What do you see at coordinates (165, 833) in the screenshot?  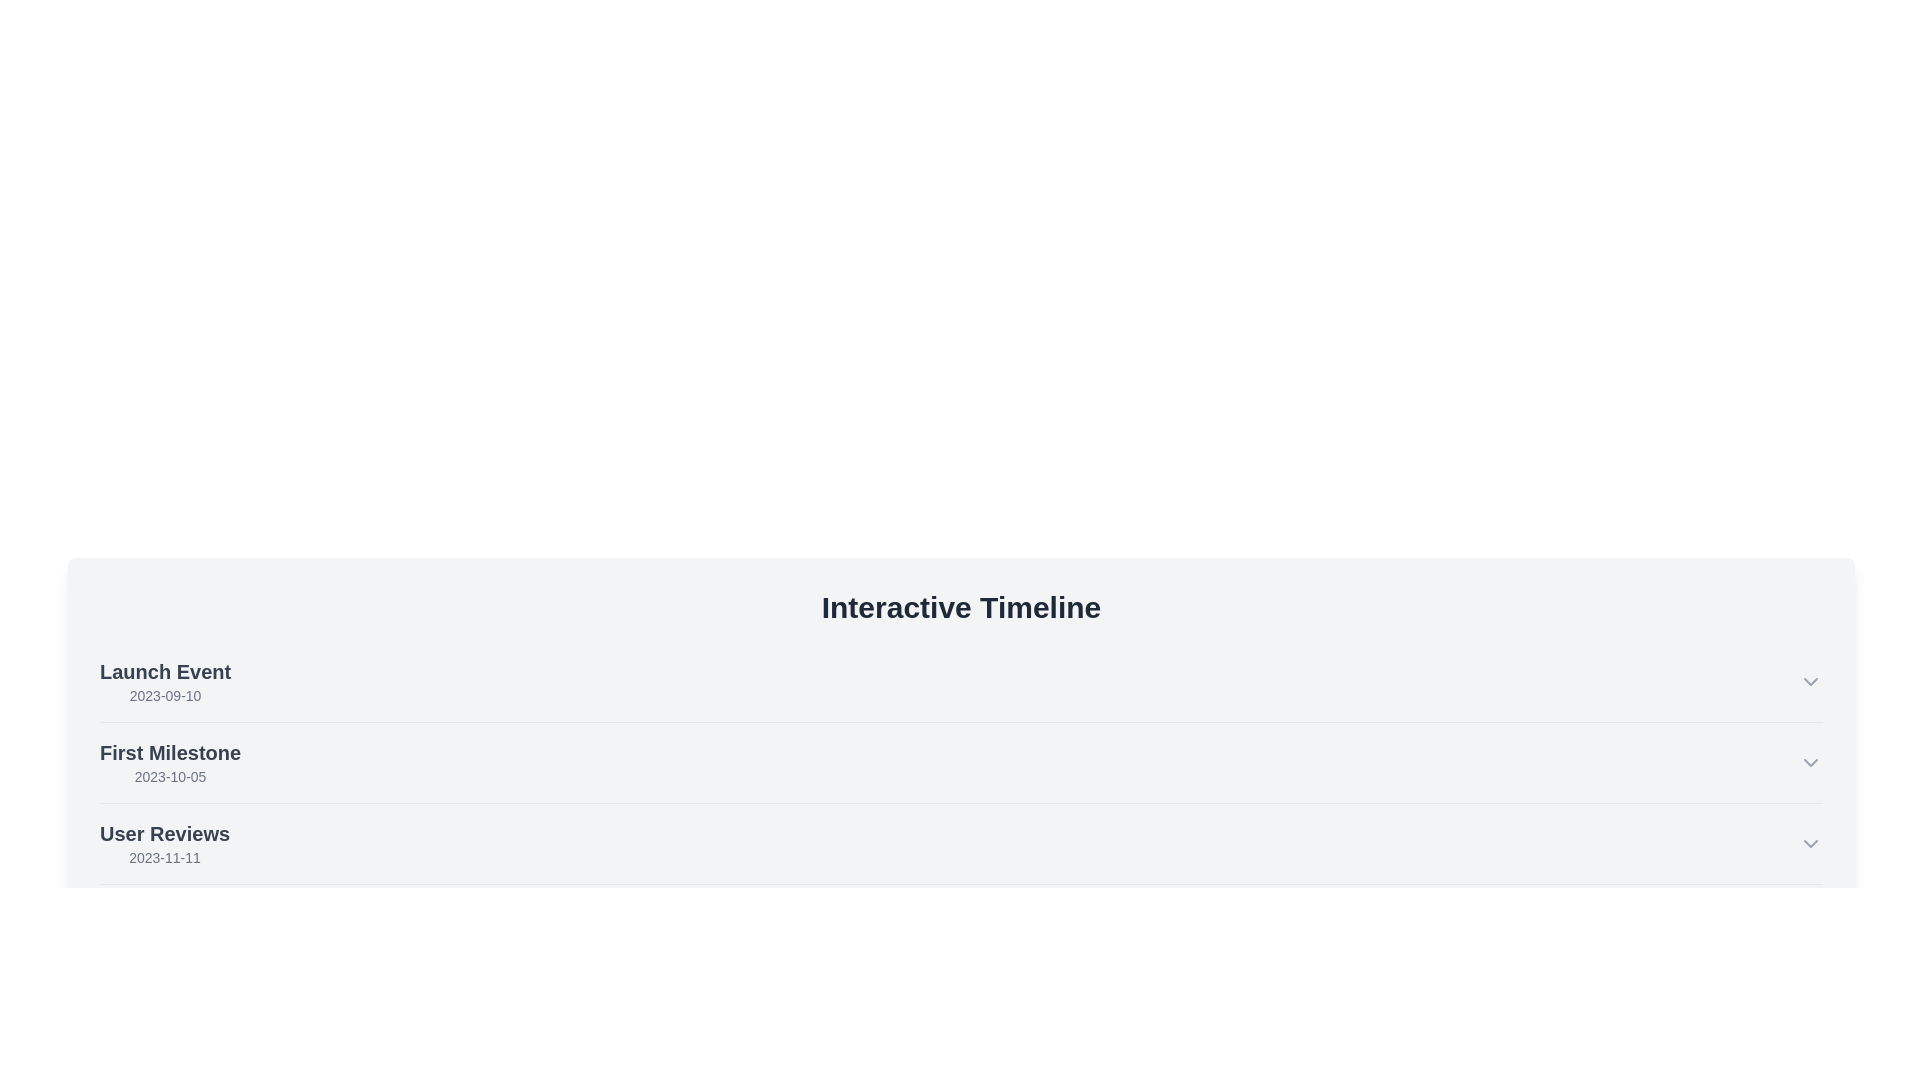 I see `the 'User Reviews' text label, which is a large, bold, dark gray label located in a vertically aligned list of events and dates` at bounding box center [165, 833].